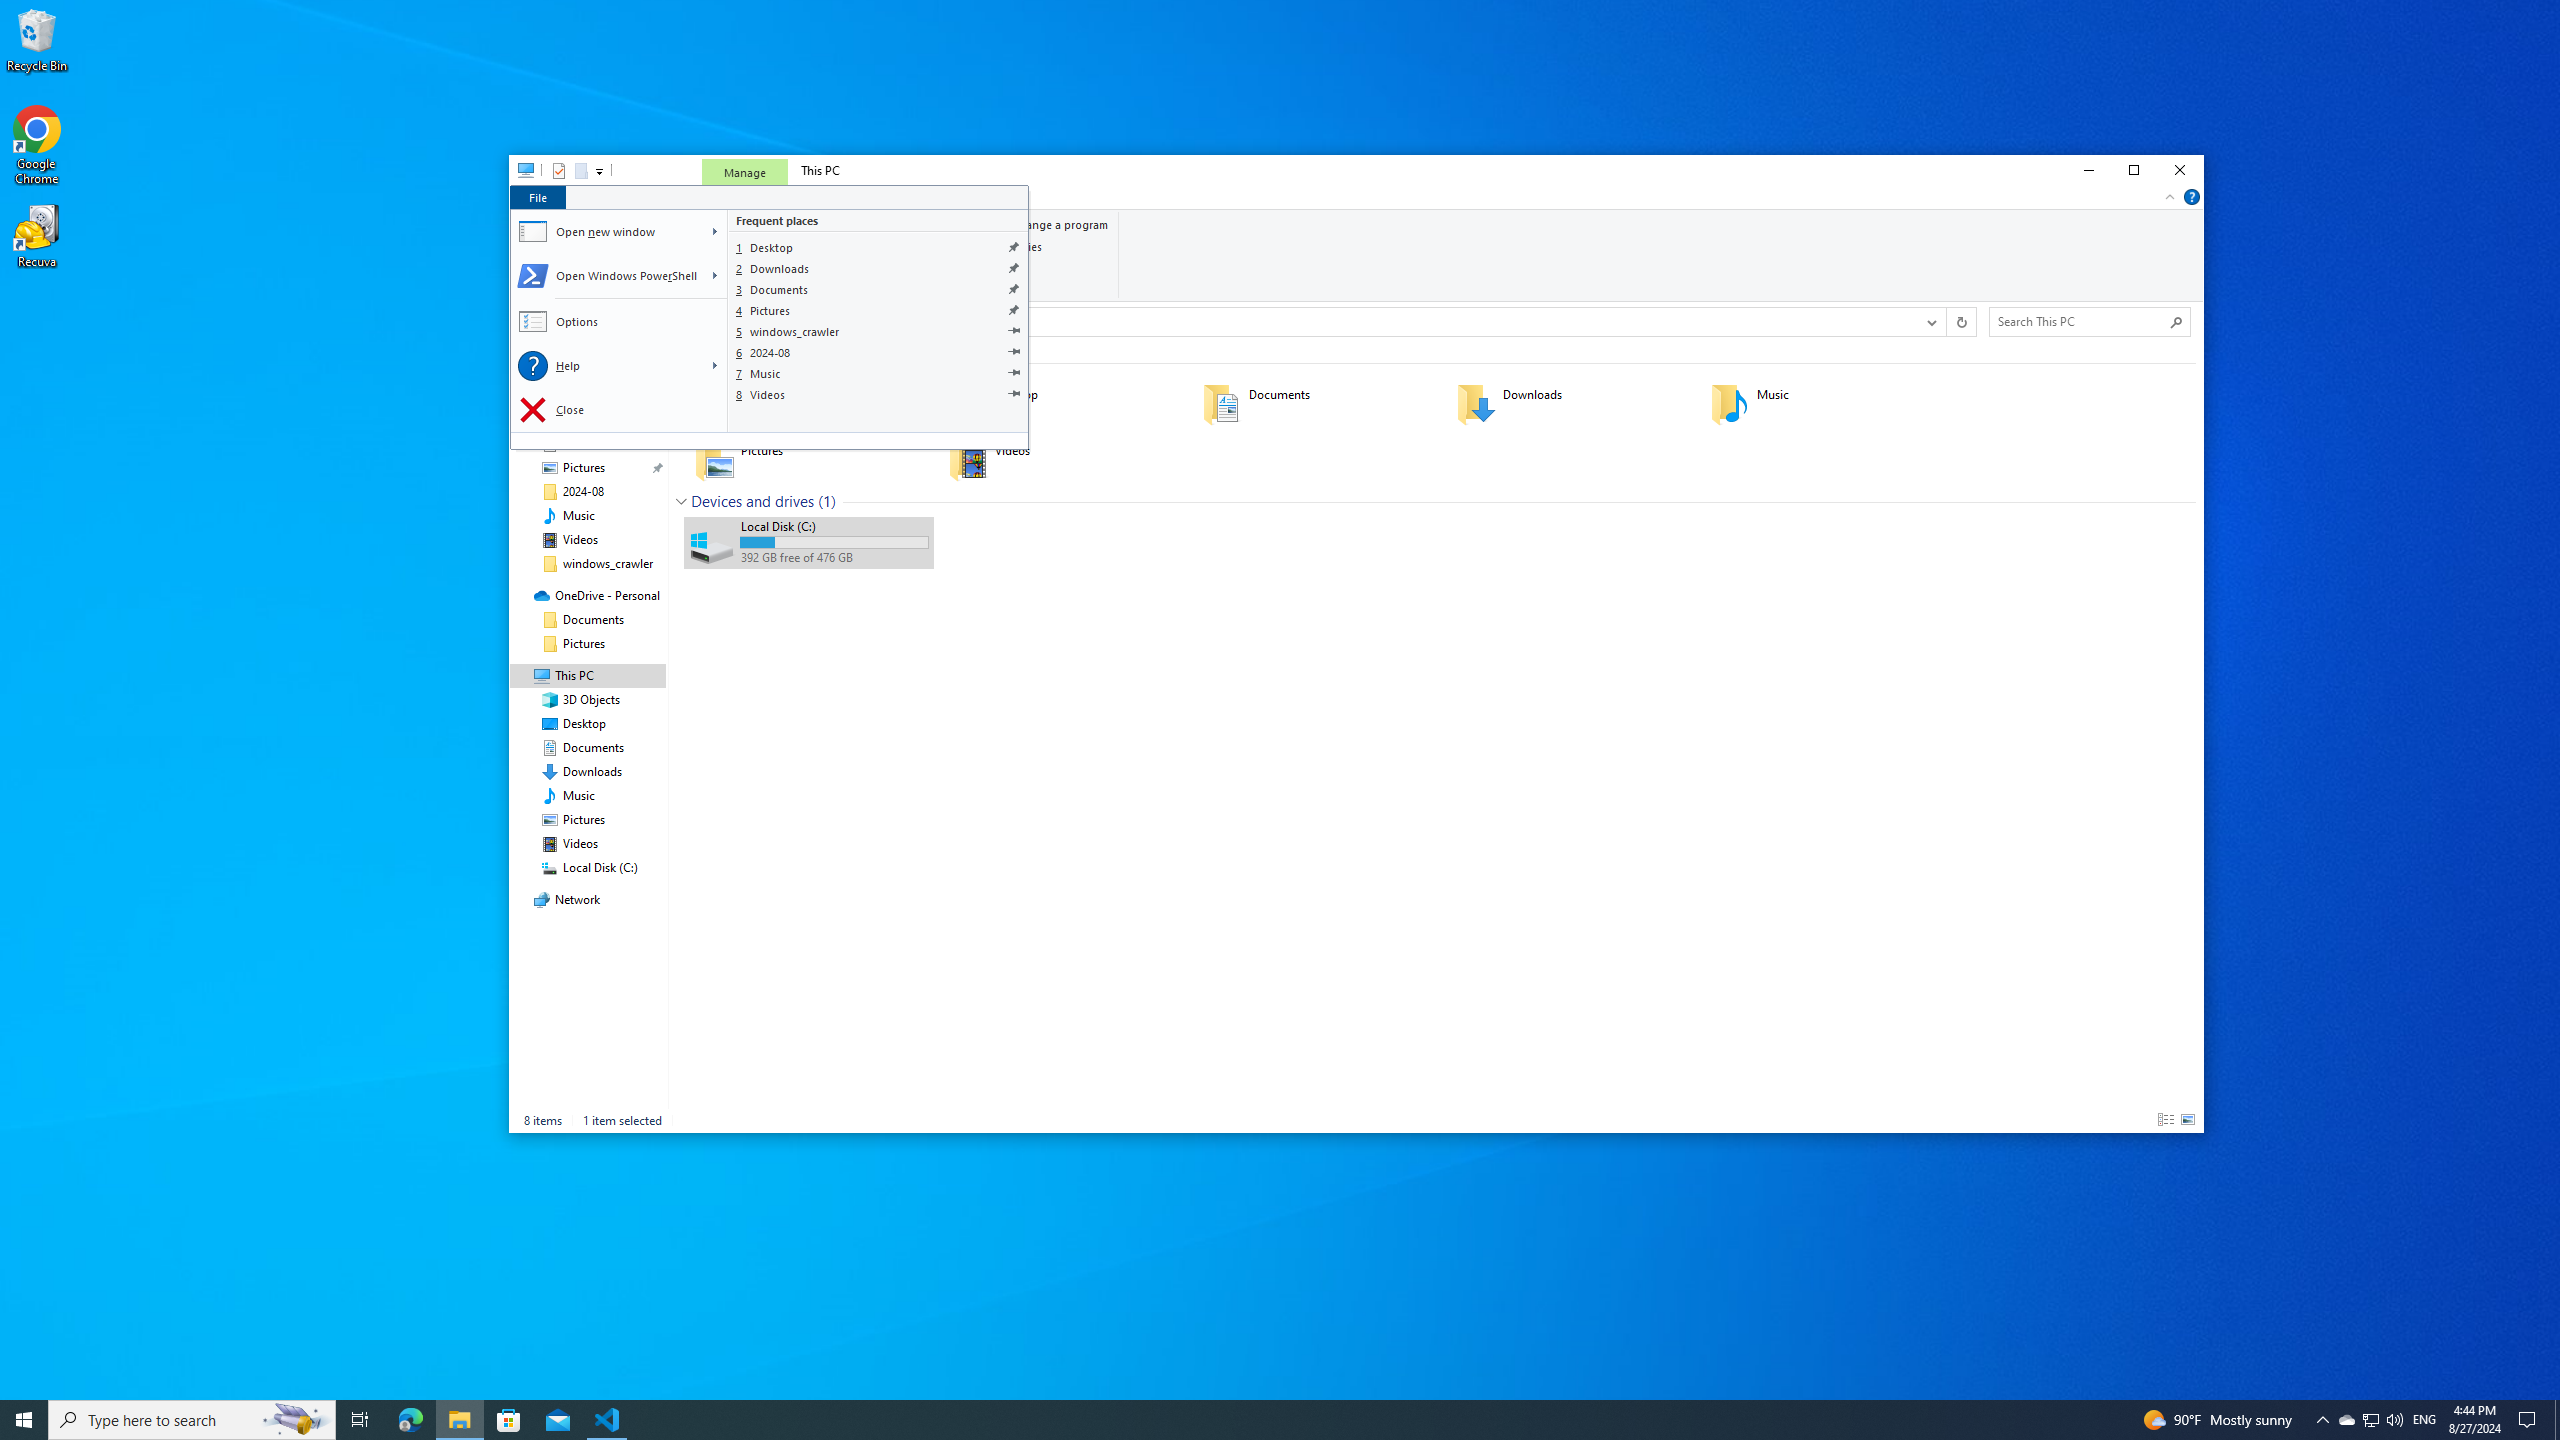 The height and width of the screenshot is (1440, 2560). Describe the element at coordinates (607, 230) in the screenshot. I see `'Open new window'` at that location.